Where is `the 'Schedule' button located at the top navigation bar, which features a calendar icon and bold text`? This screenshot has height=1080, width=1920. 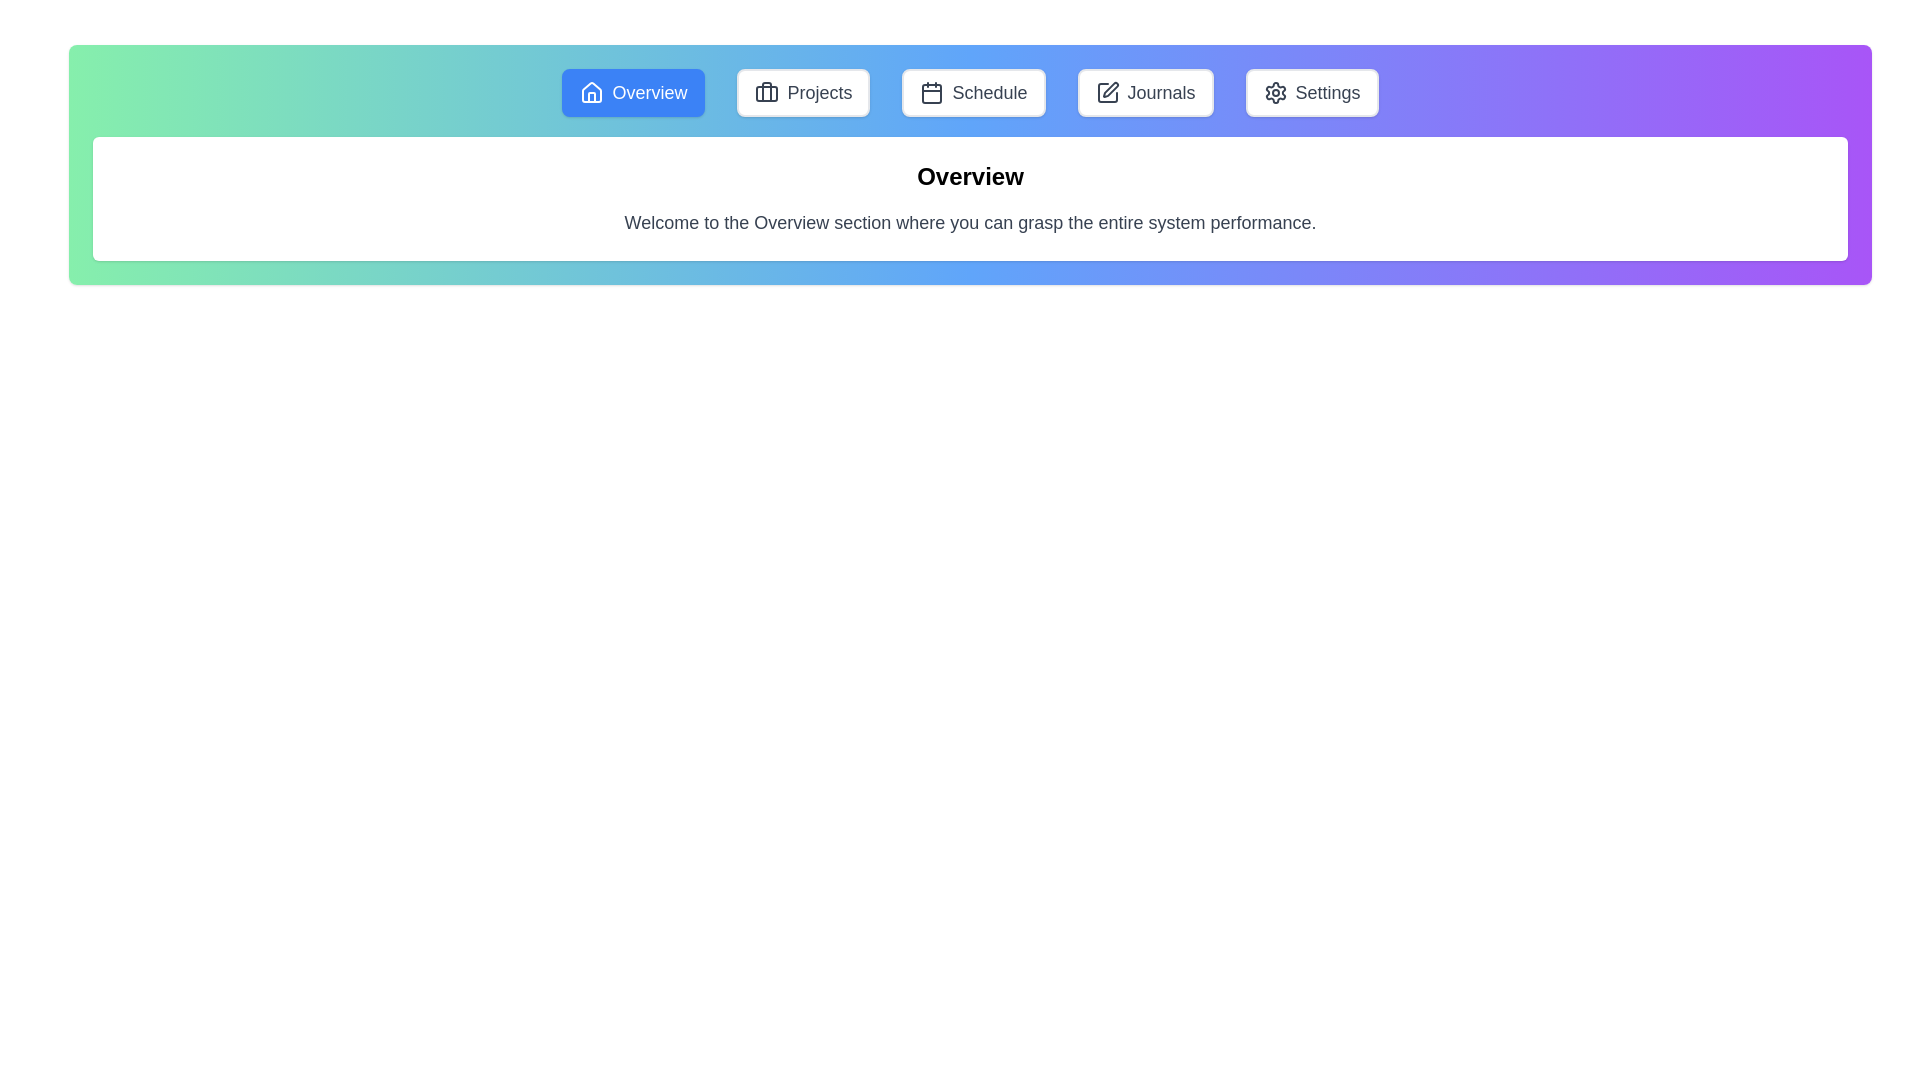
the 'Schedule' button located at the top navigation bar, which features a calendar icon and bold text is located at coordinates (974, 92).